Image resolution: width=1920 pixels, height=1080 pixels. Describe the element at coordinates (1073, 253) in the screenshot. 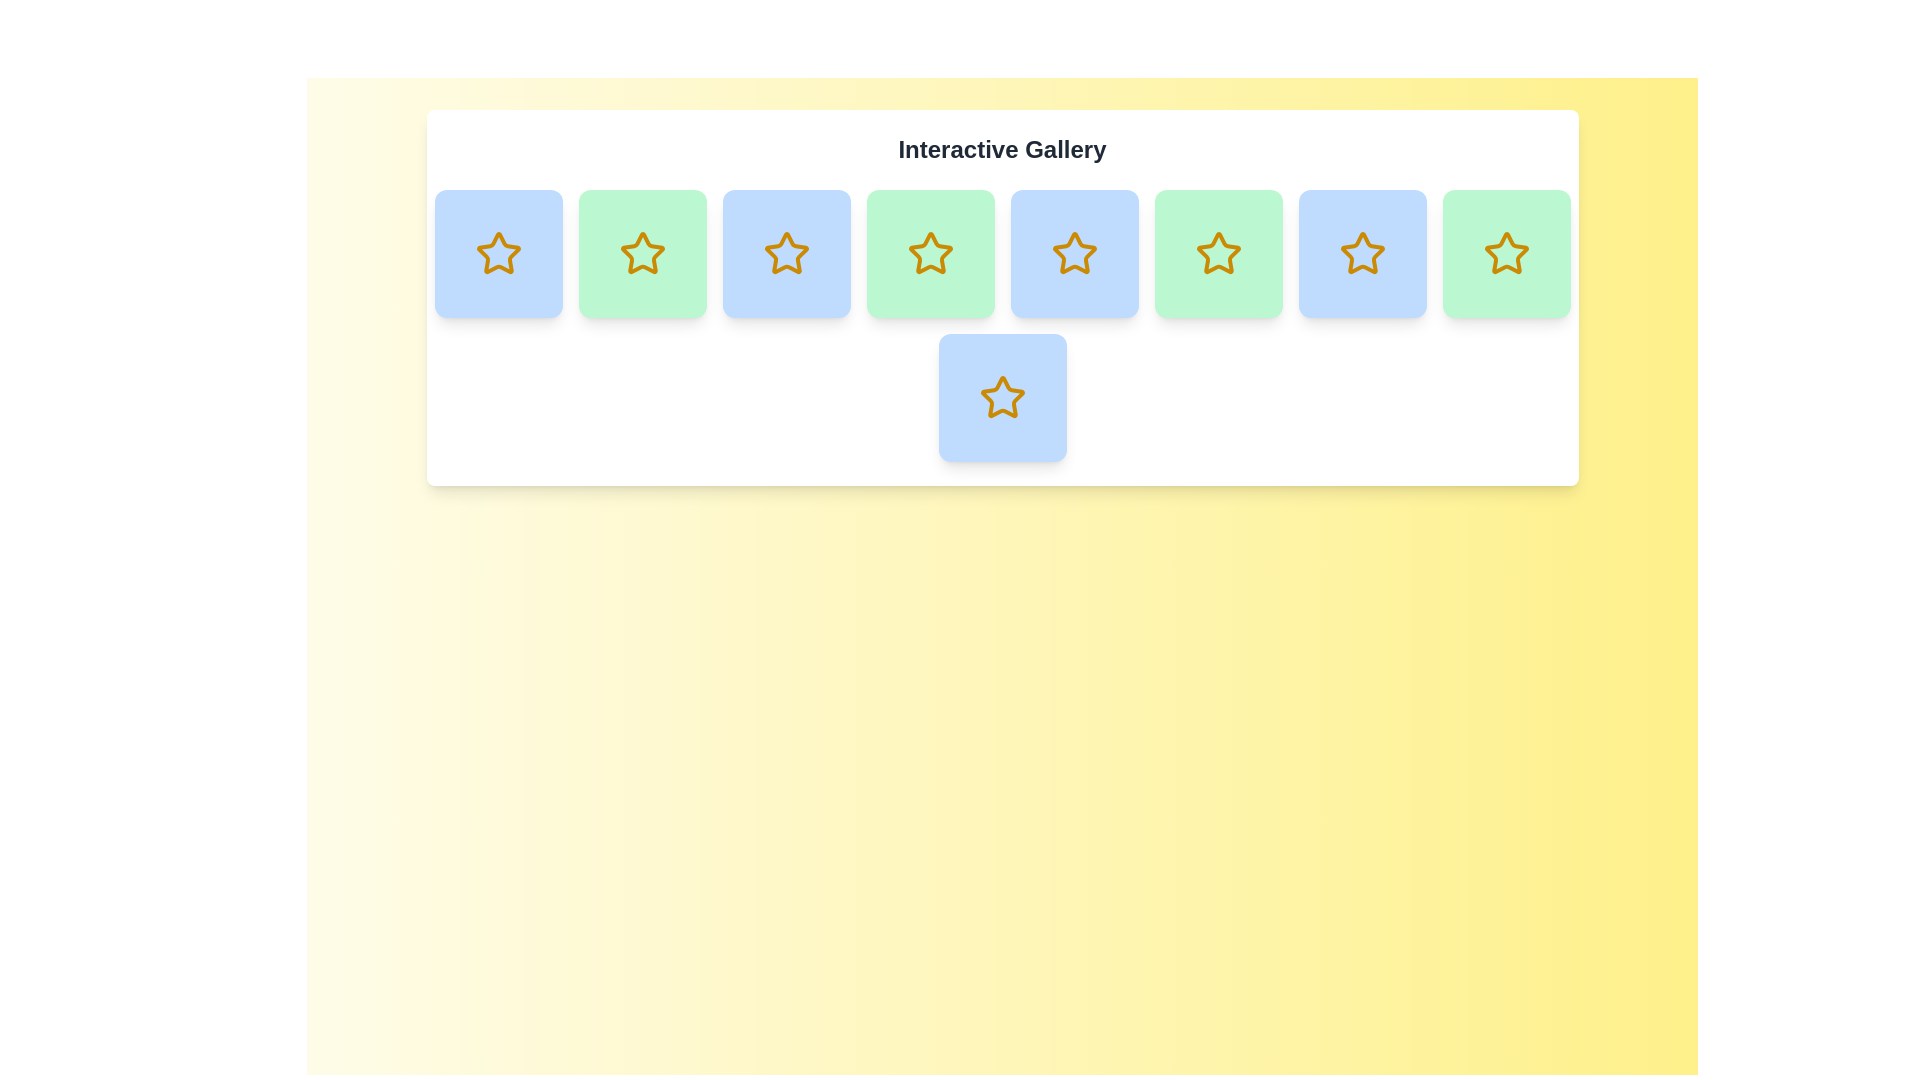

I see `the star icon with a gold outline, located within a rounded blue square in the Interactive Gallery, to interact with it` at that location.